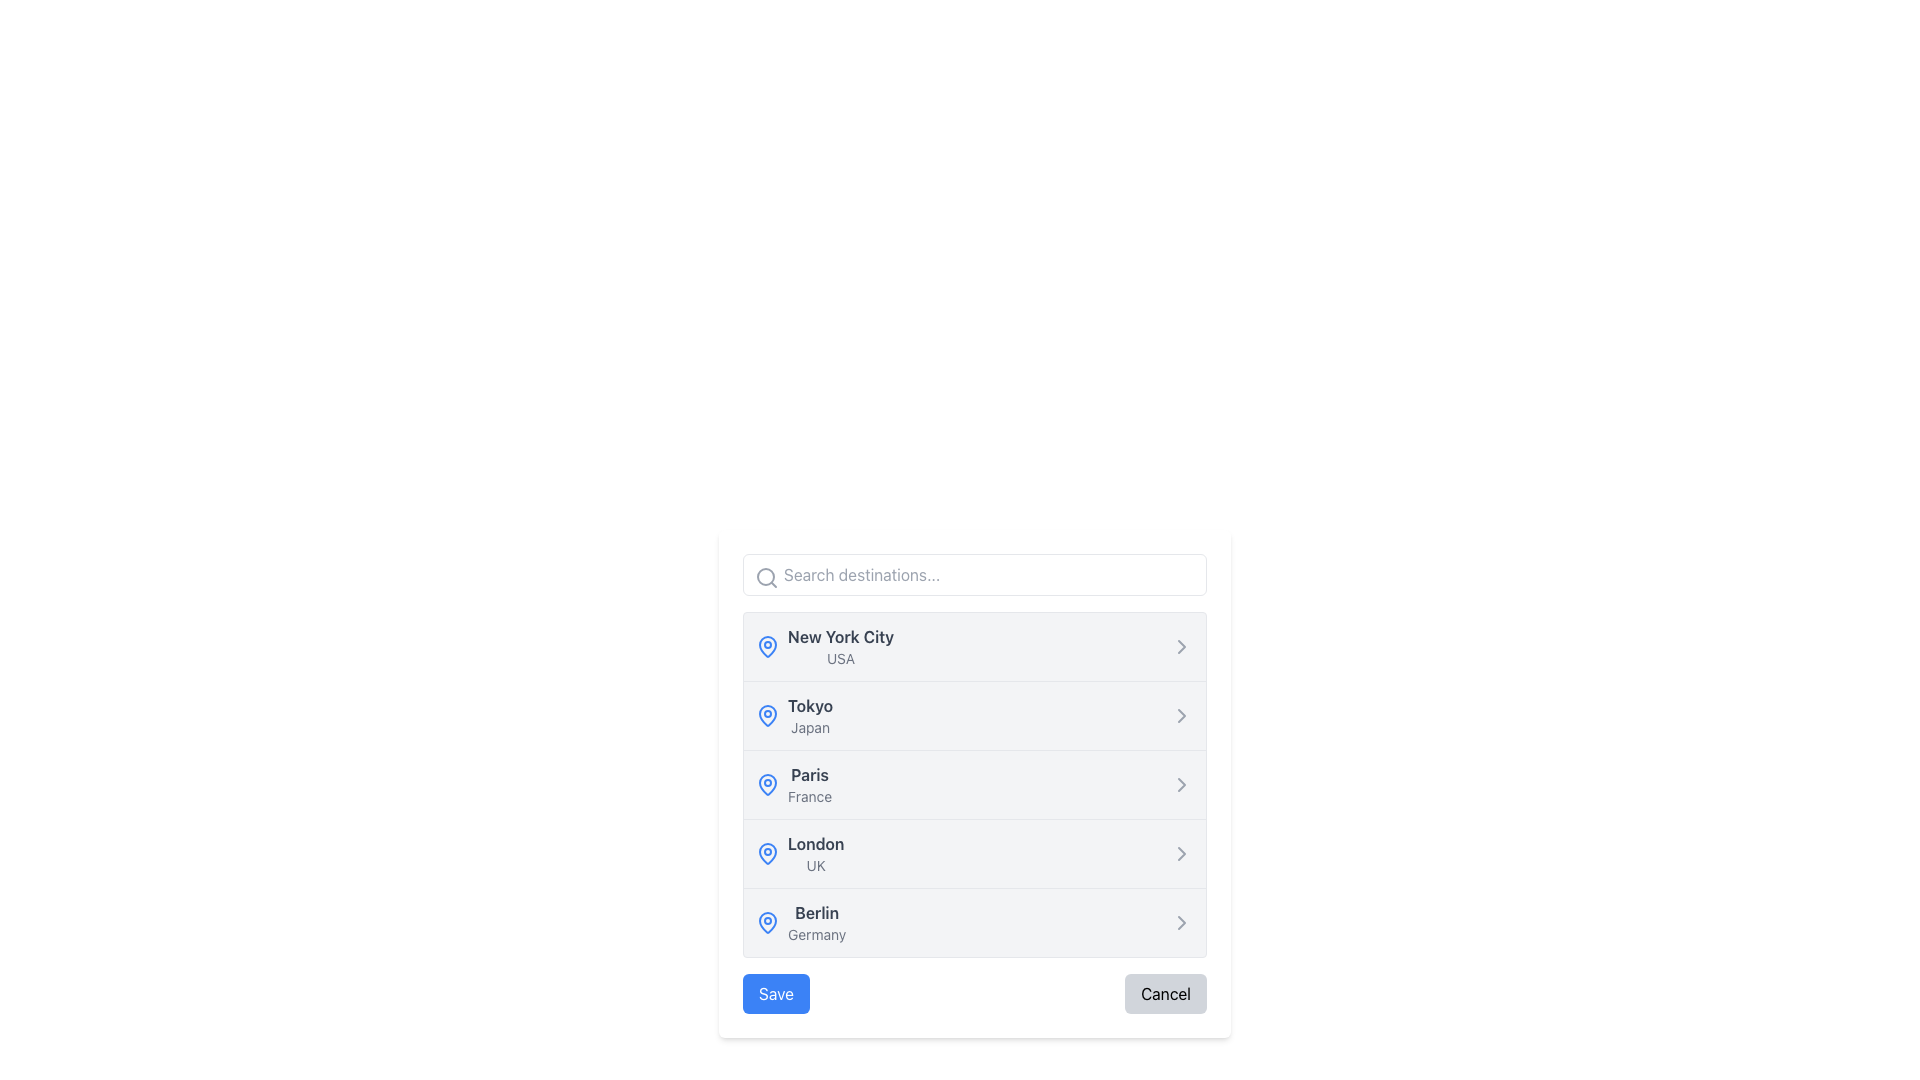  I want to click on the fifth navigation list item, so click(801, 922).